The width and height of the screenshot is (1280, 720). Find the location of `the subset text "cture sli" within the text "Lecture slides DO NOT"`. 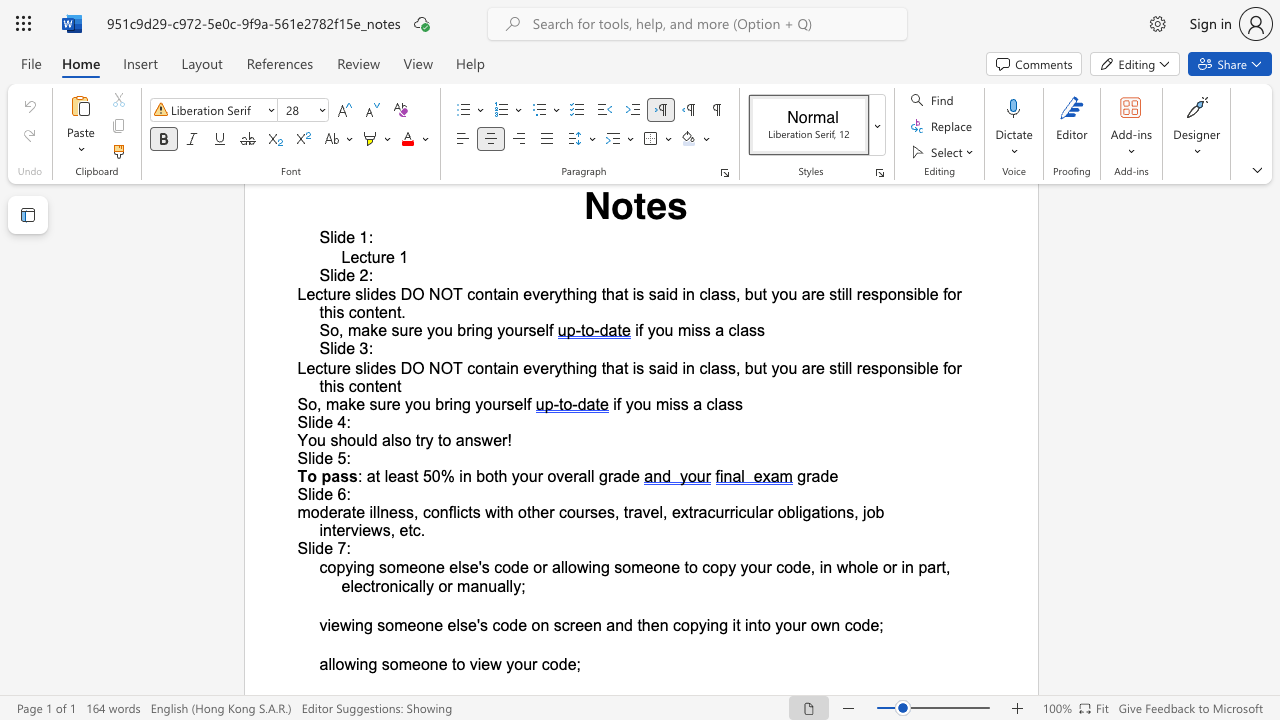

the subset text "cture sli" within the text "Lecture slides DO NOT" is located at coordinates (314, 294).